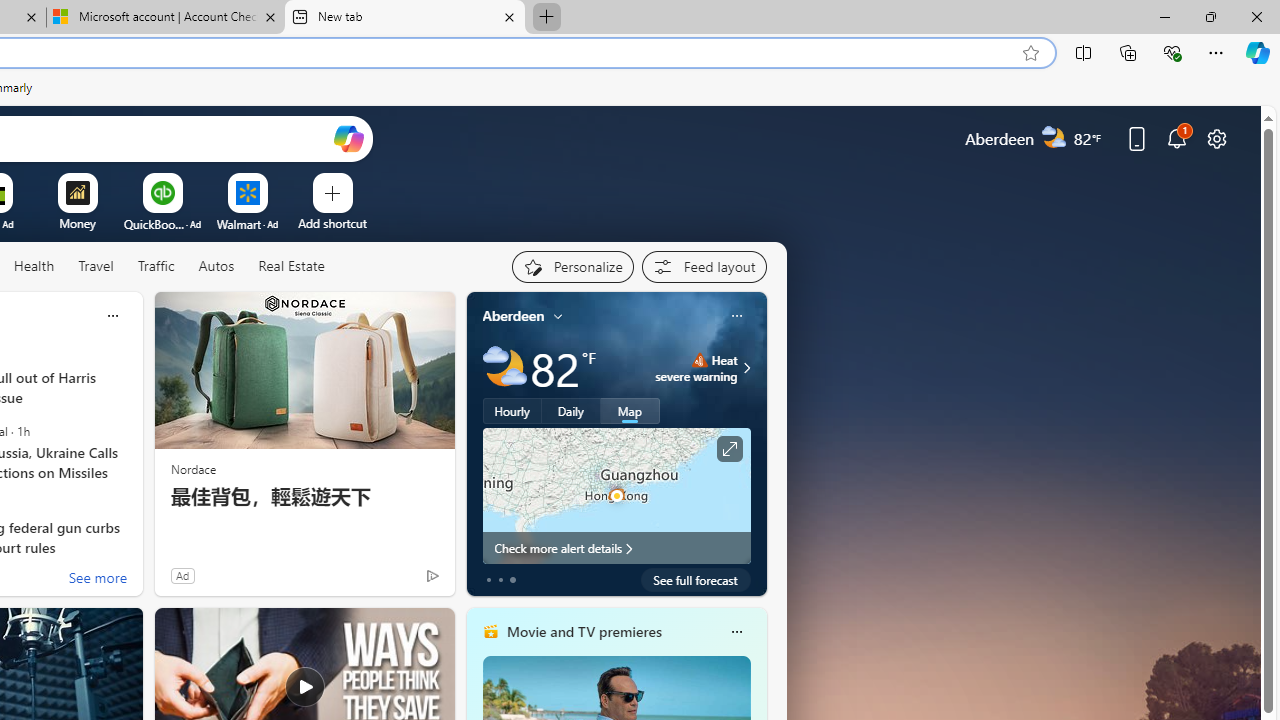  I want to click on 'Health', so click(34, 265).